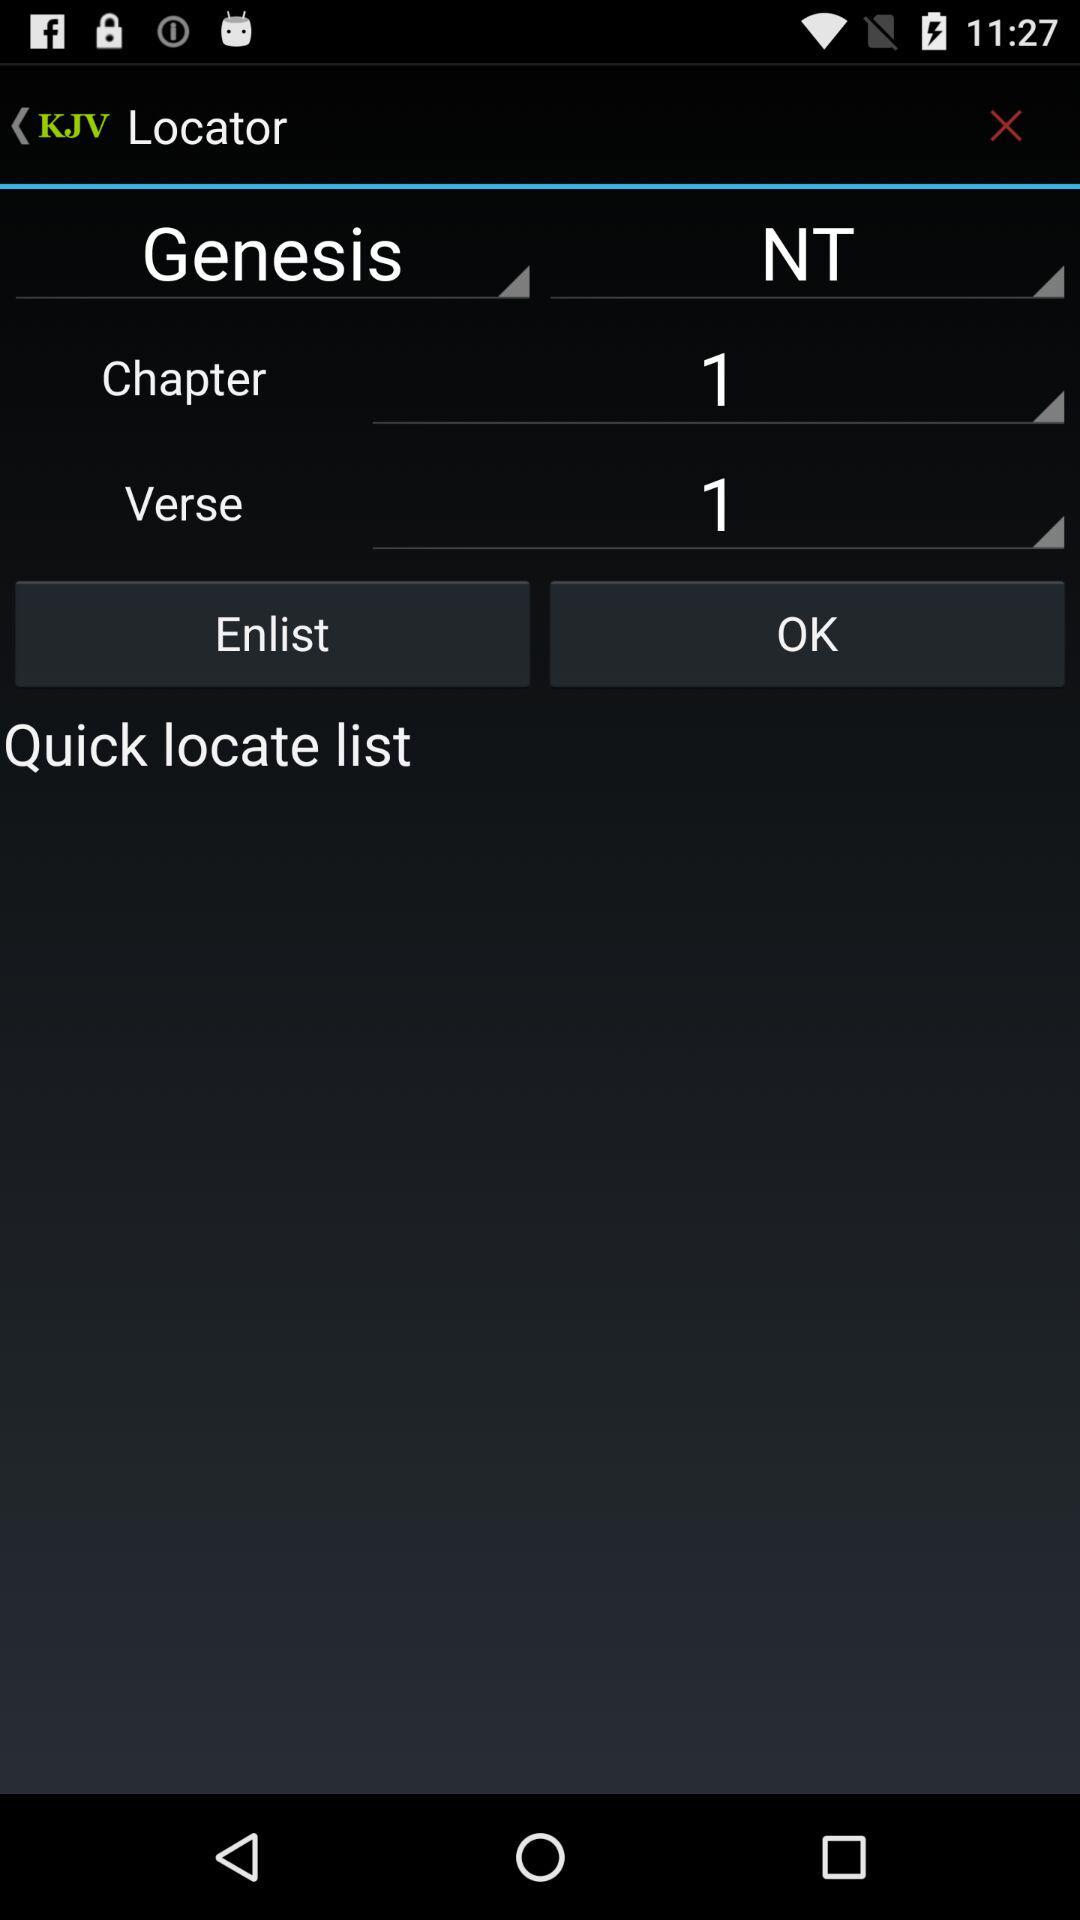 The width and height of the screenshot is (1080, 1920). What do you see at coordinates (1006, 124) in the screenshot?
I see `the icon above nt item` at bounding box center [1006, 124].